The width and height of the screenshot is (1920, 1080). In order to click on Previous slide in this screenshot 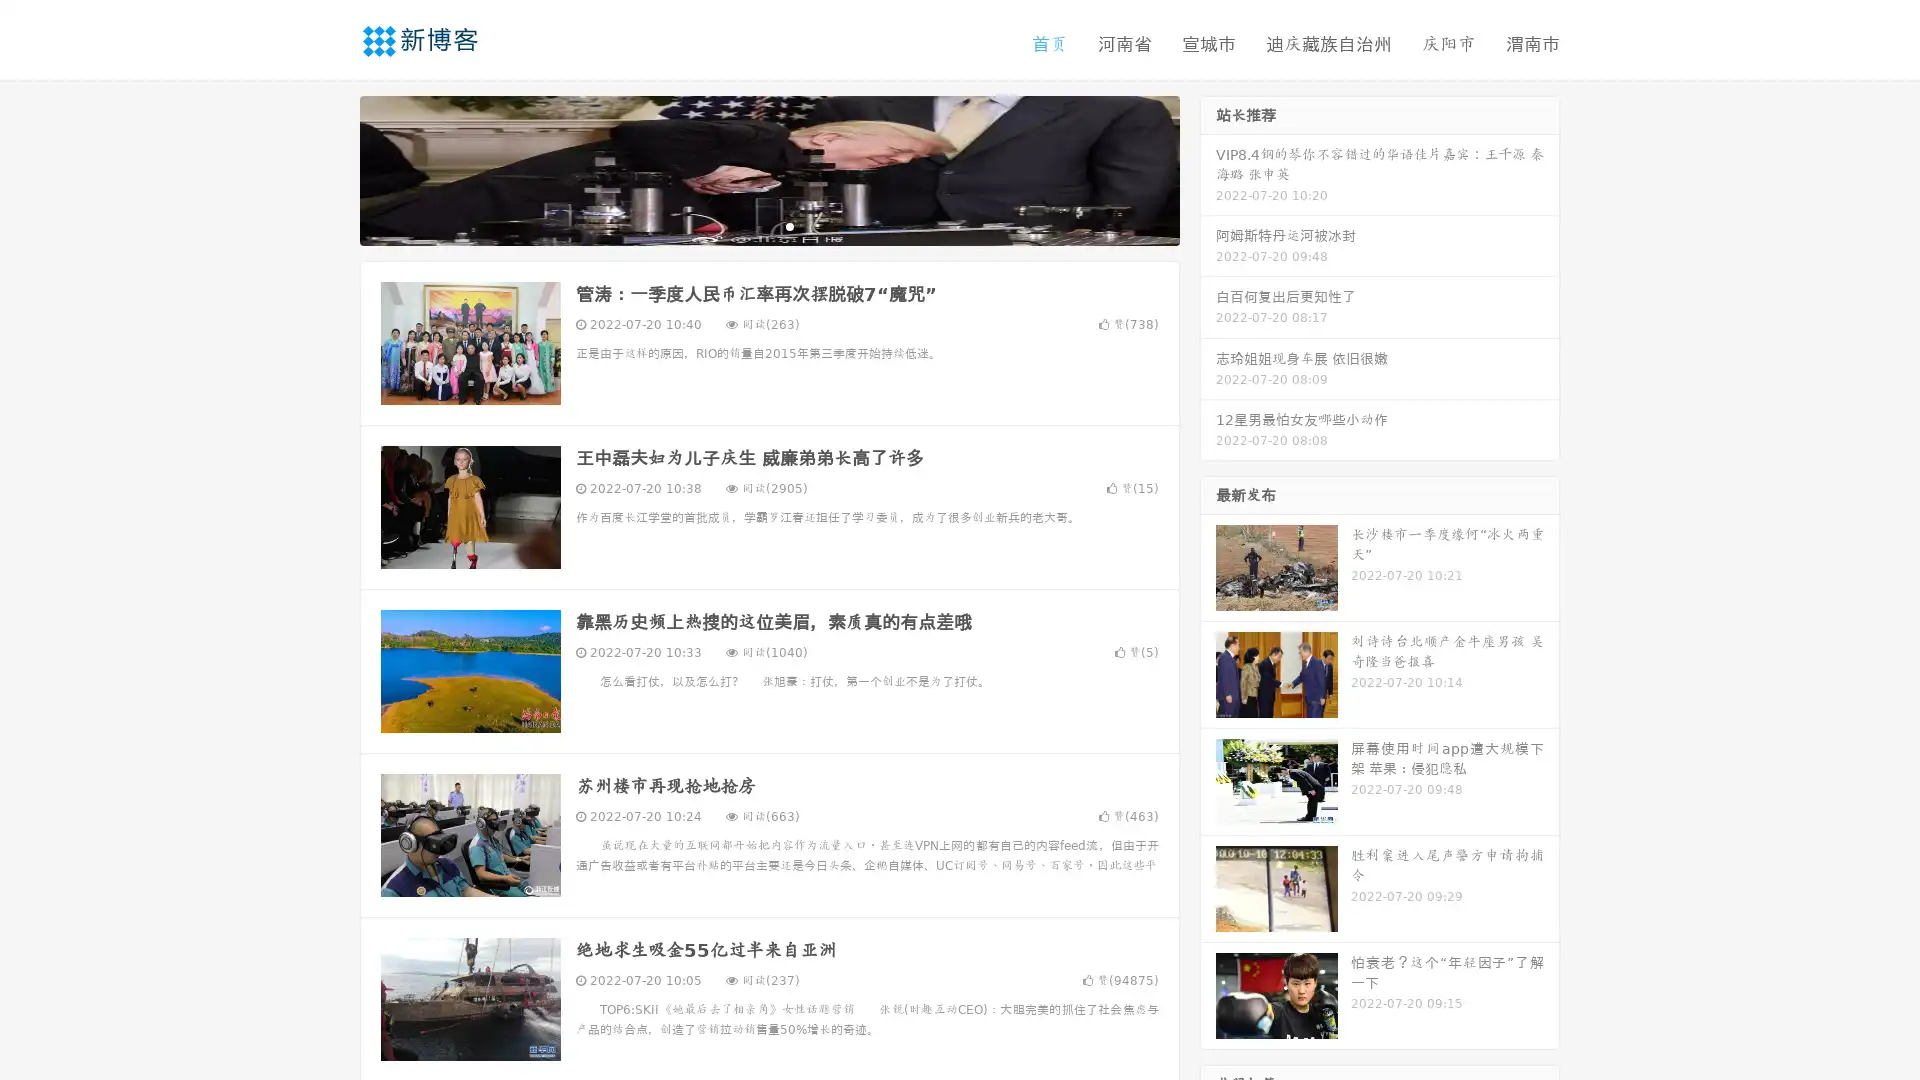, I will do `click(330, 168)`.